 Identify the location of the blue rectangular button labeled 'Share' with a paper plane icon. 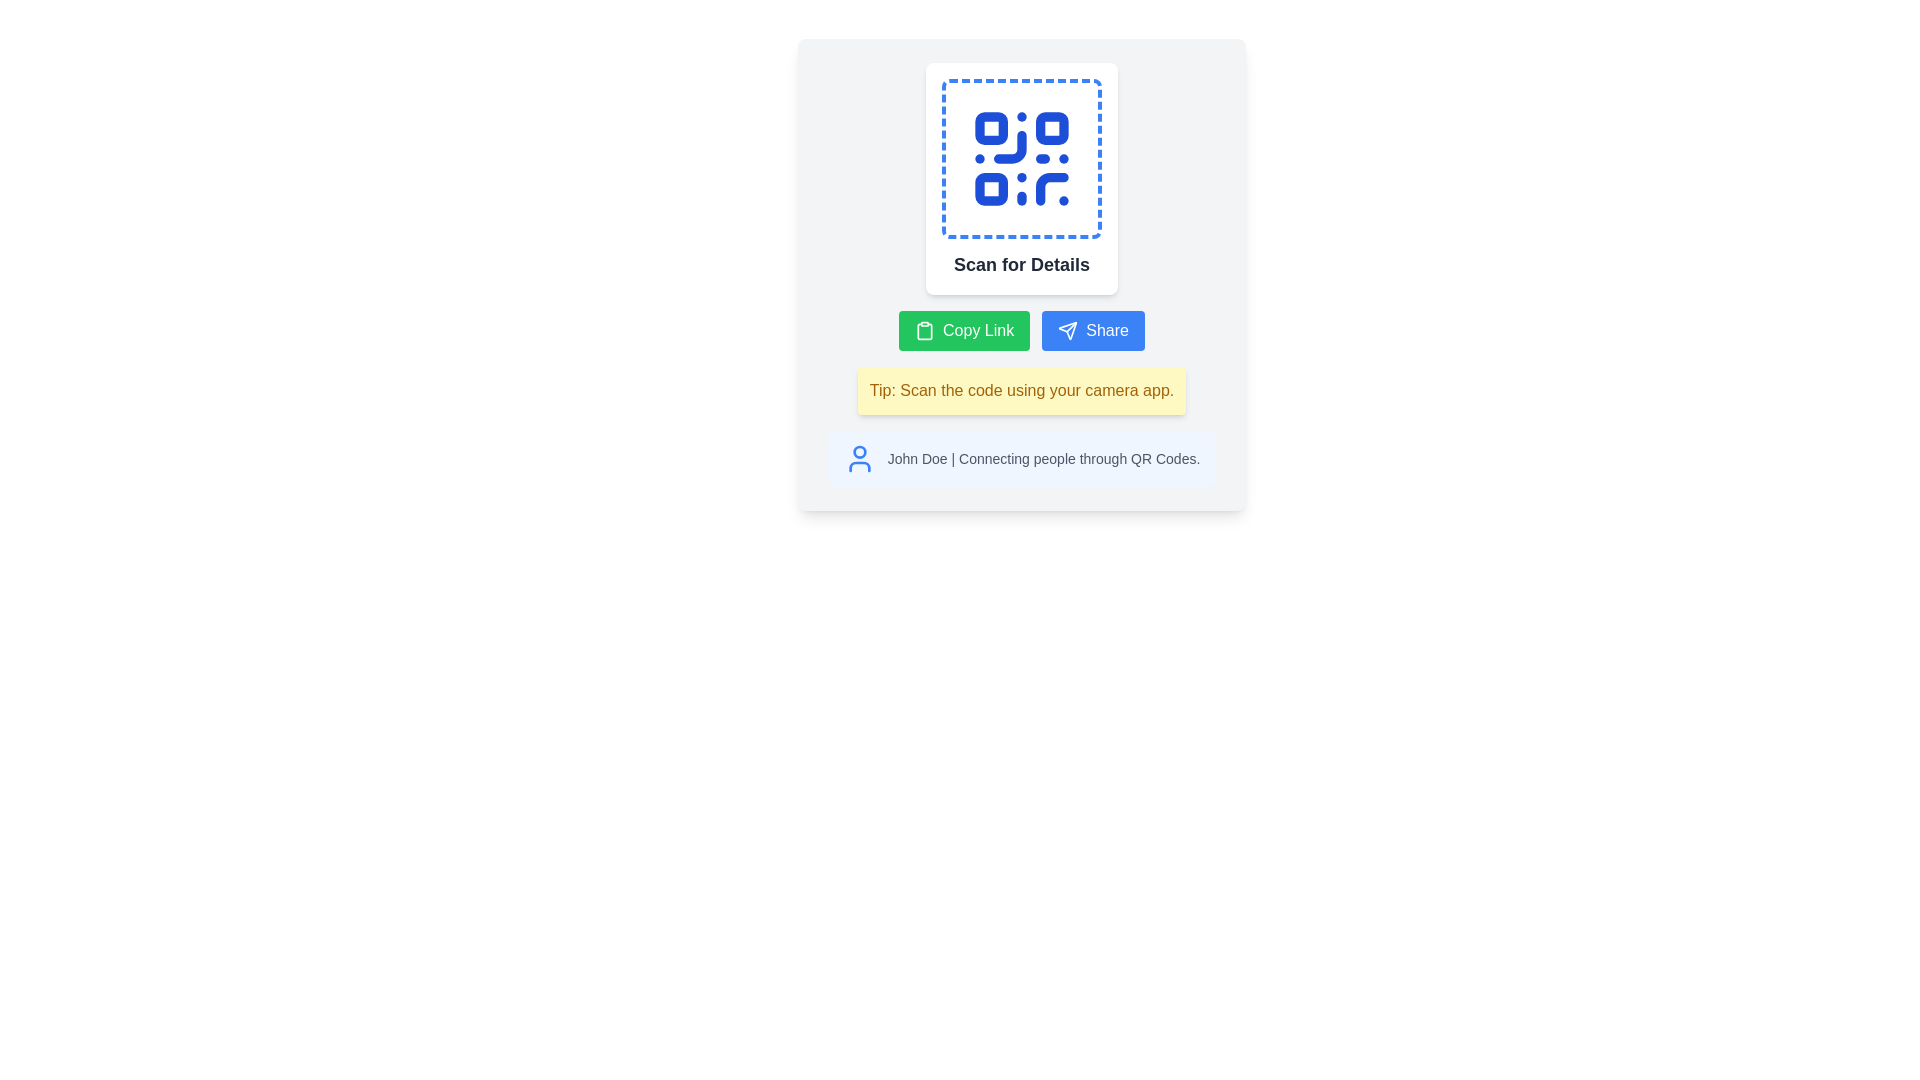
(1092, 330).